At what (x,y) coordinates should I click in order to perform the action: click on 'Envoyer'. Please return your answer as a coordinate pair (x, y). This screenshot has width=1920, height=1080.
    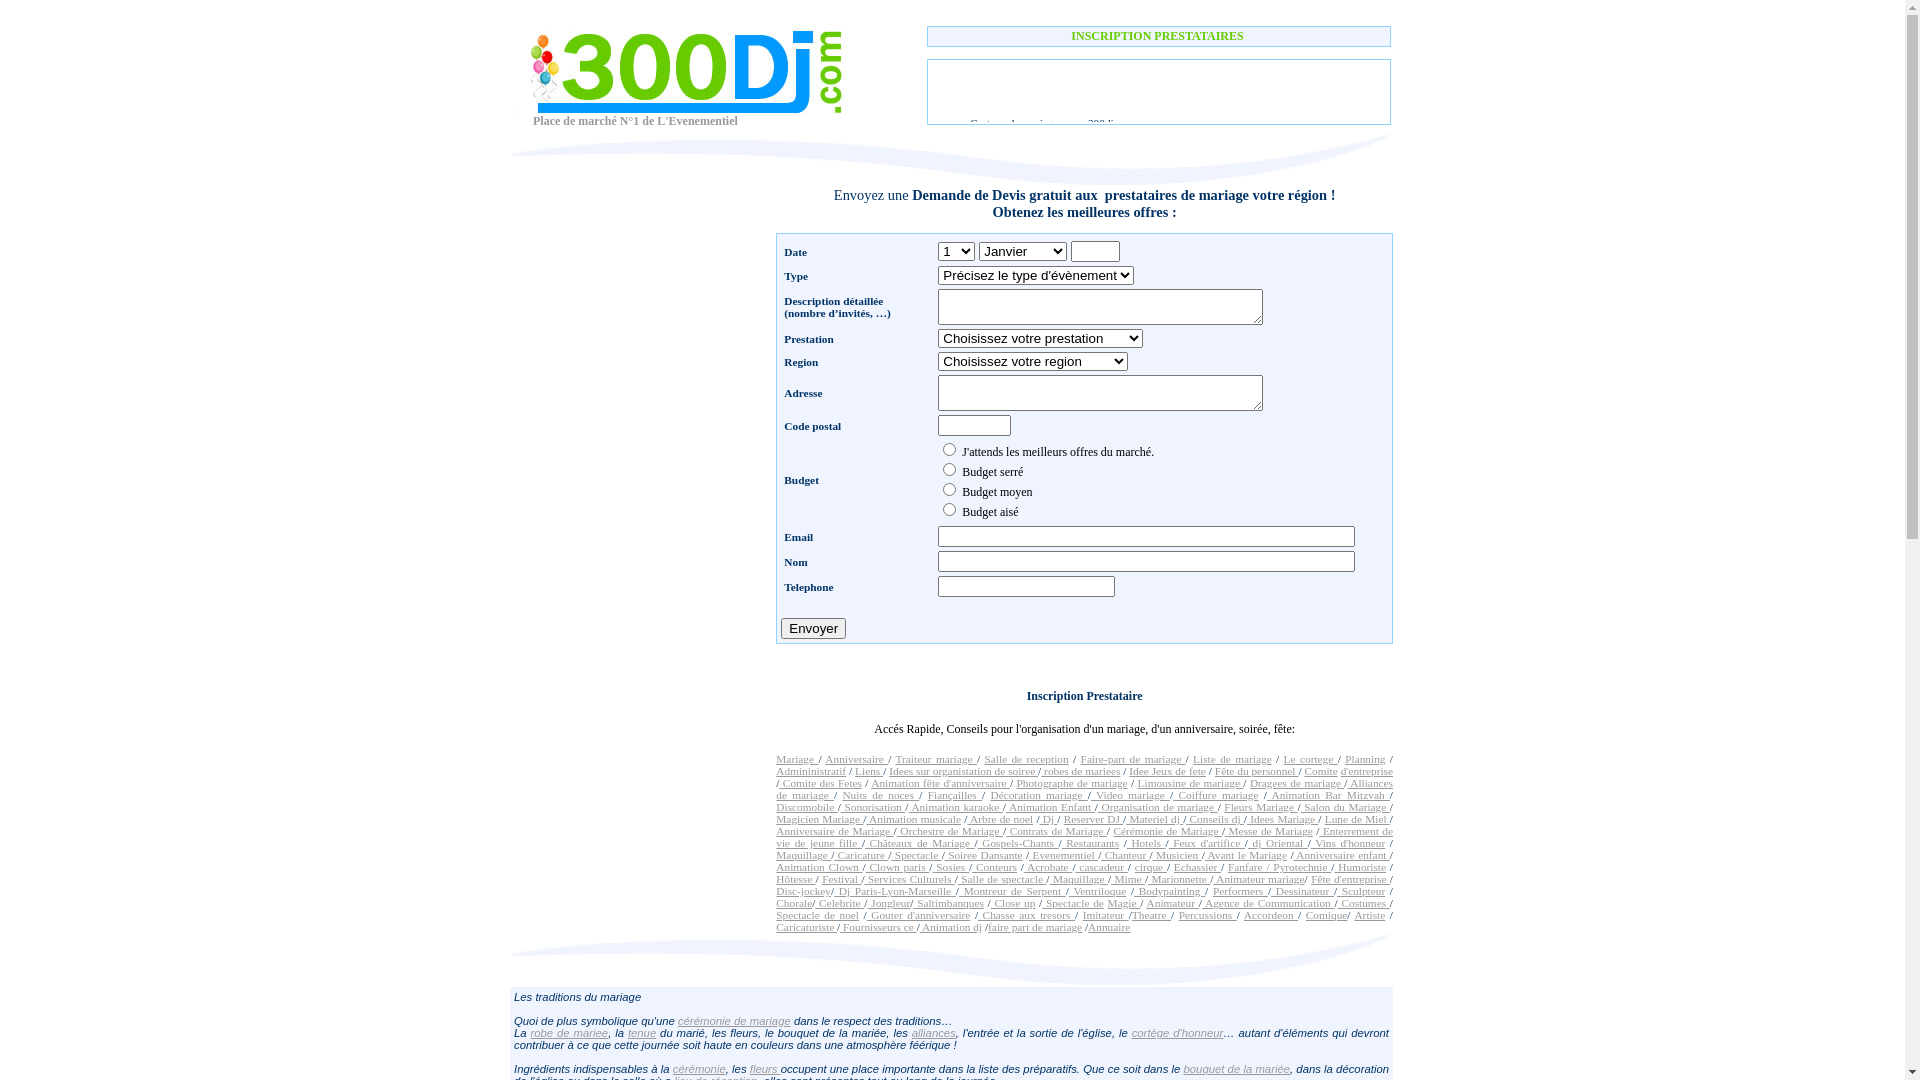
    Looking at the image, I should click on (813, 627).